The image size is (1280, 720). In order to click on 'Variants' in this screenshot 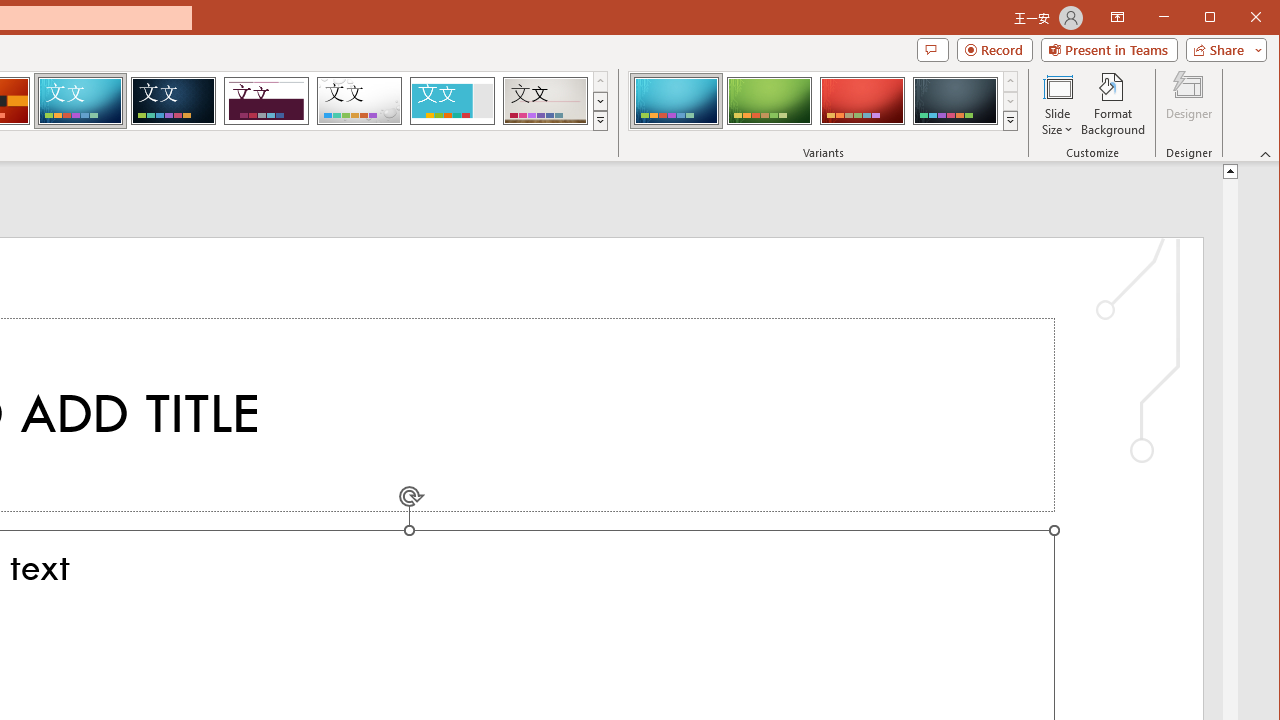, I will do `click(1010, 120)`.